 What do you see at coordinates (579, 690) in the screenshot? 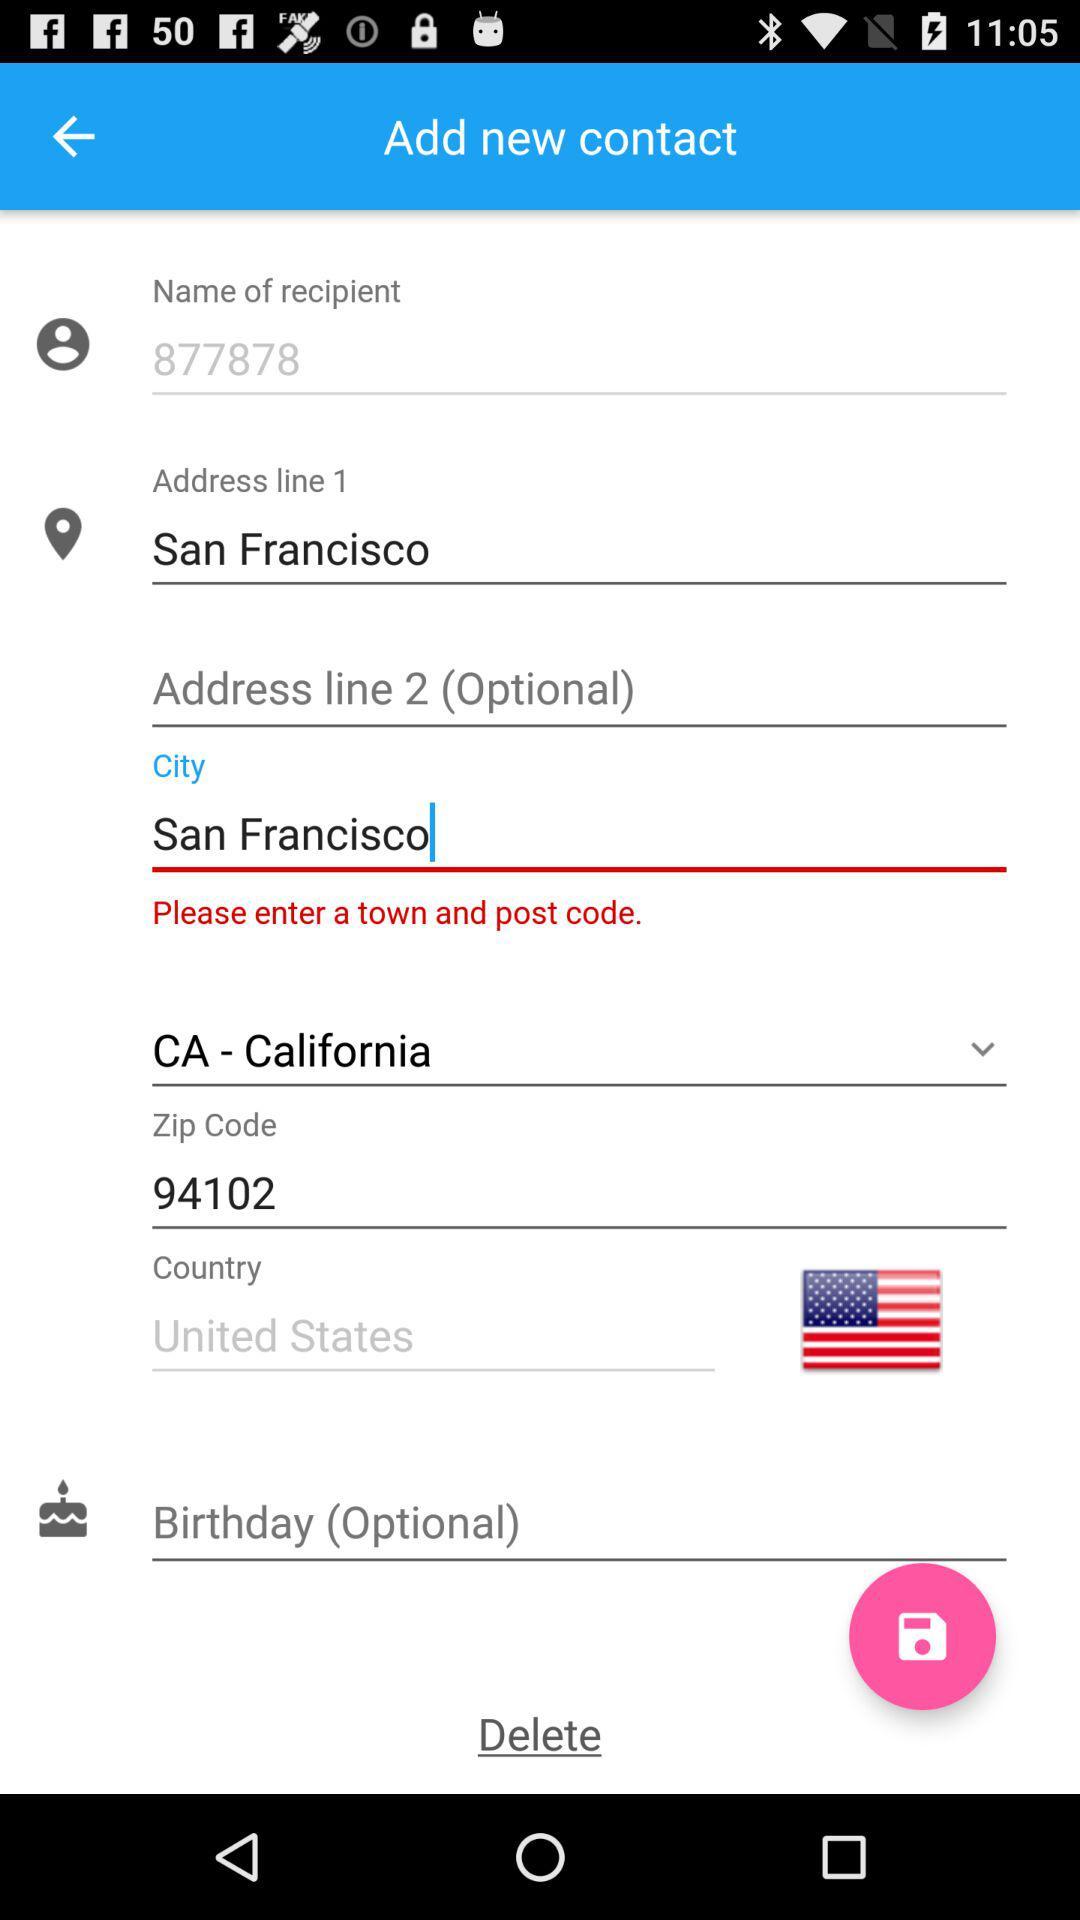
I see `information` at bounding box center [579, 690].